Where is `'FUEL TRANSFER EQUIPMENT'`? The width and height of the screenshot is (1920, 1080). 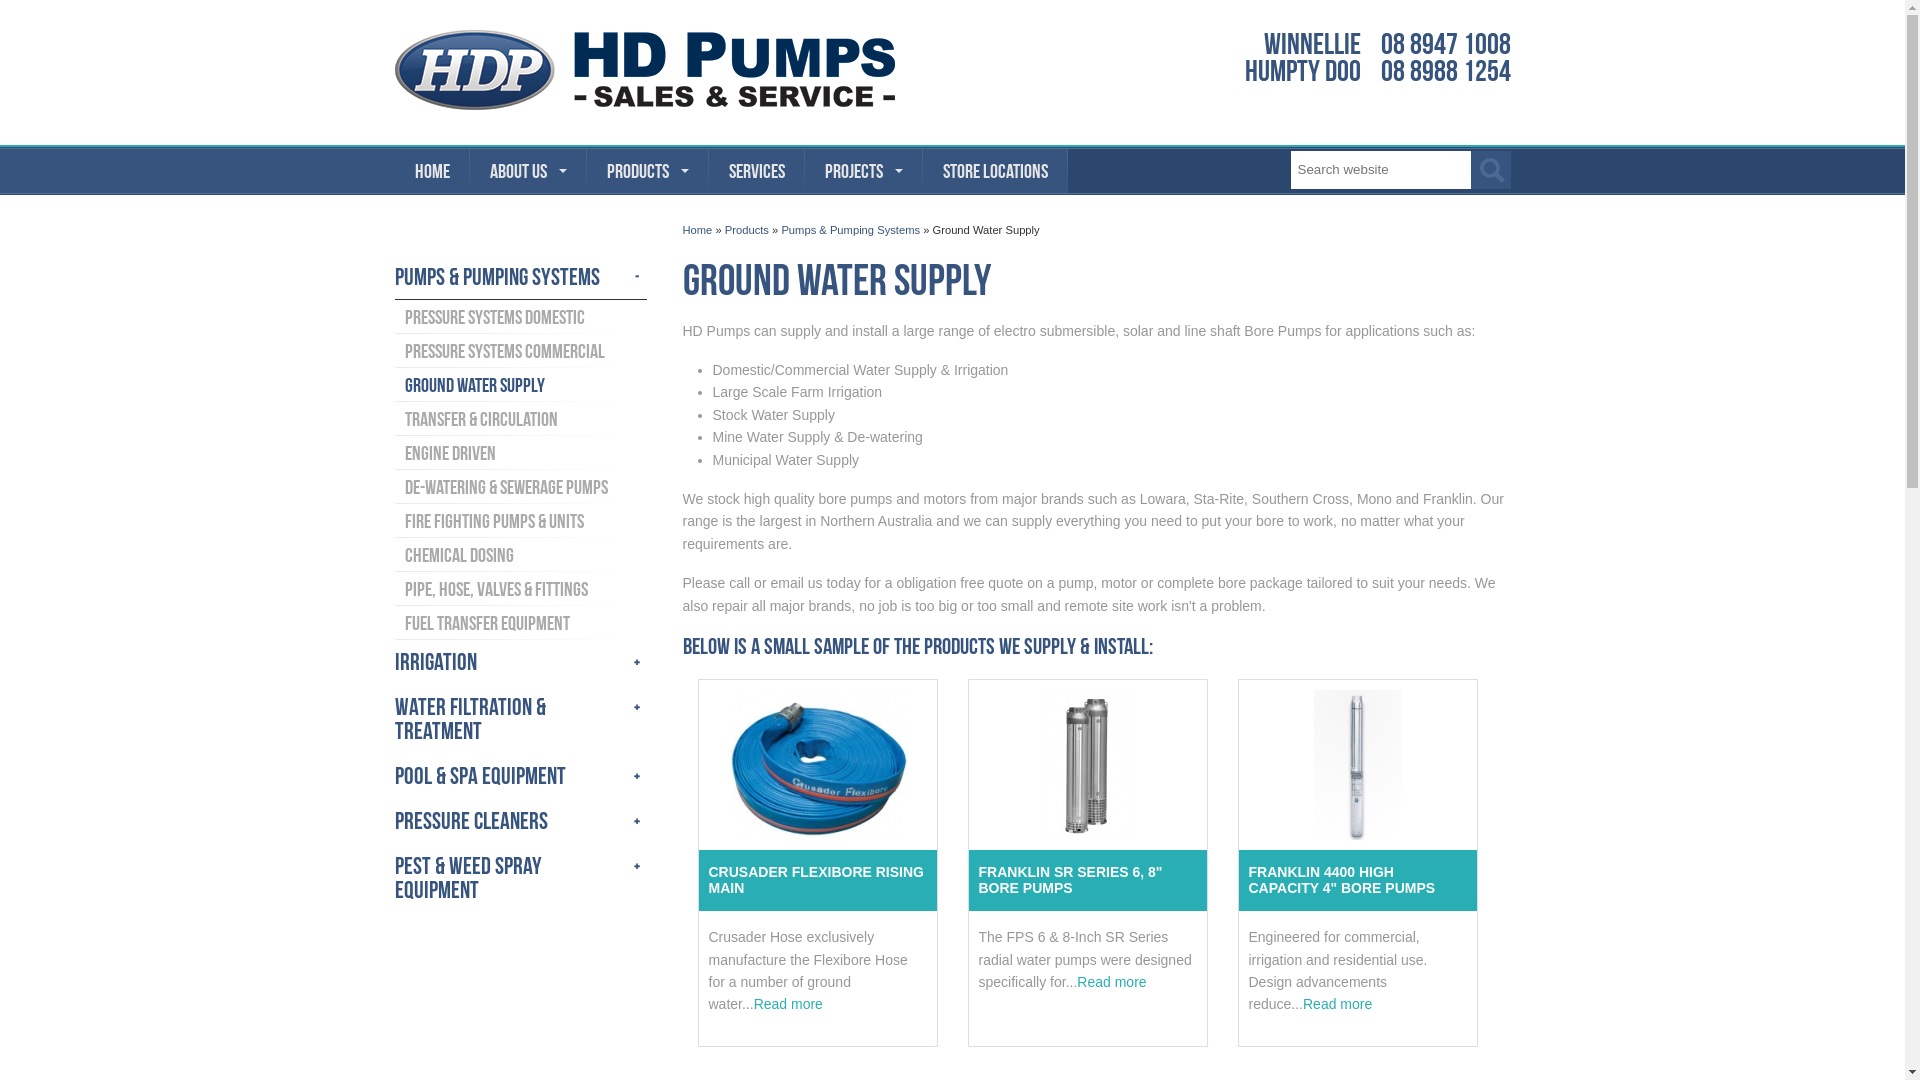
'FUEL TRANSFER EQUIPMENT' is located at coordinates (393, 622).